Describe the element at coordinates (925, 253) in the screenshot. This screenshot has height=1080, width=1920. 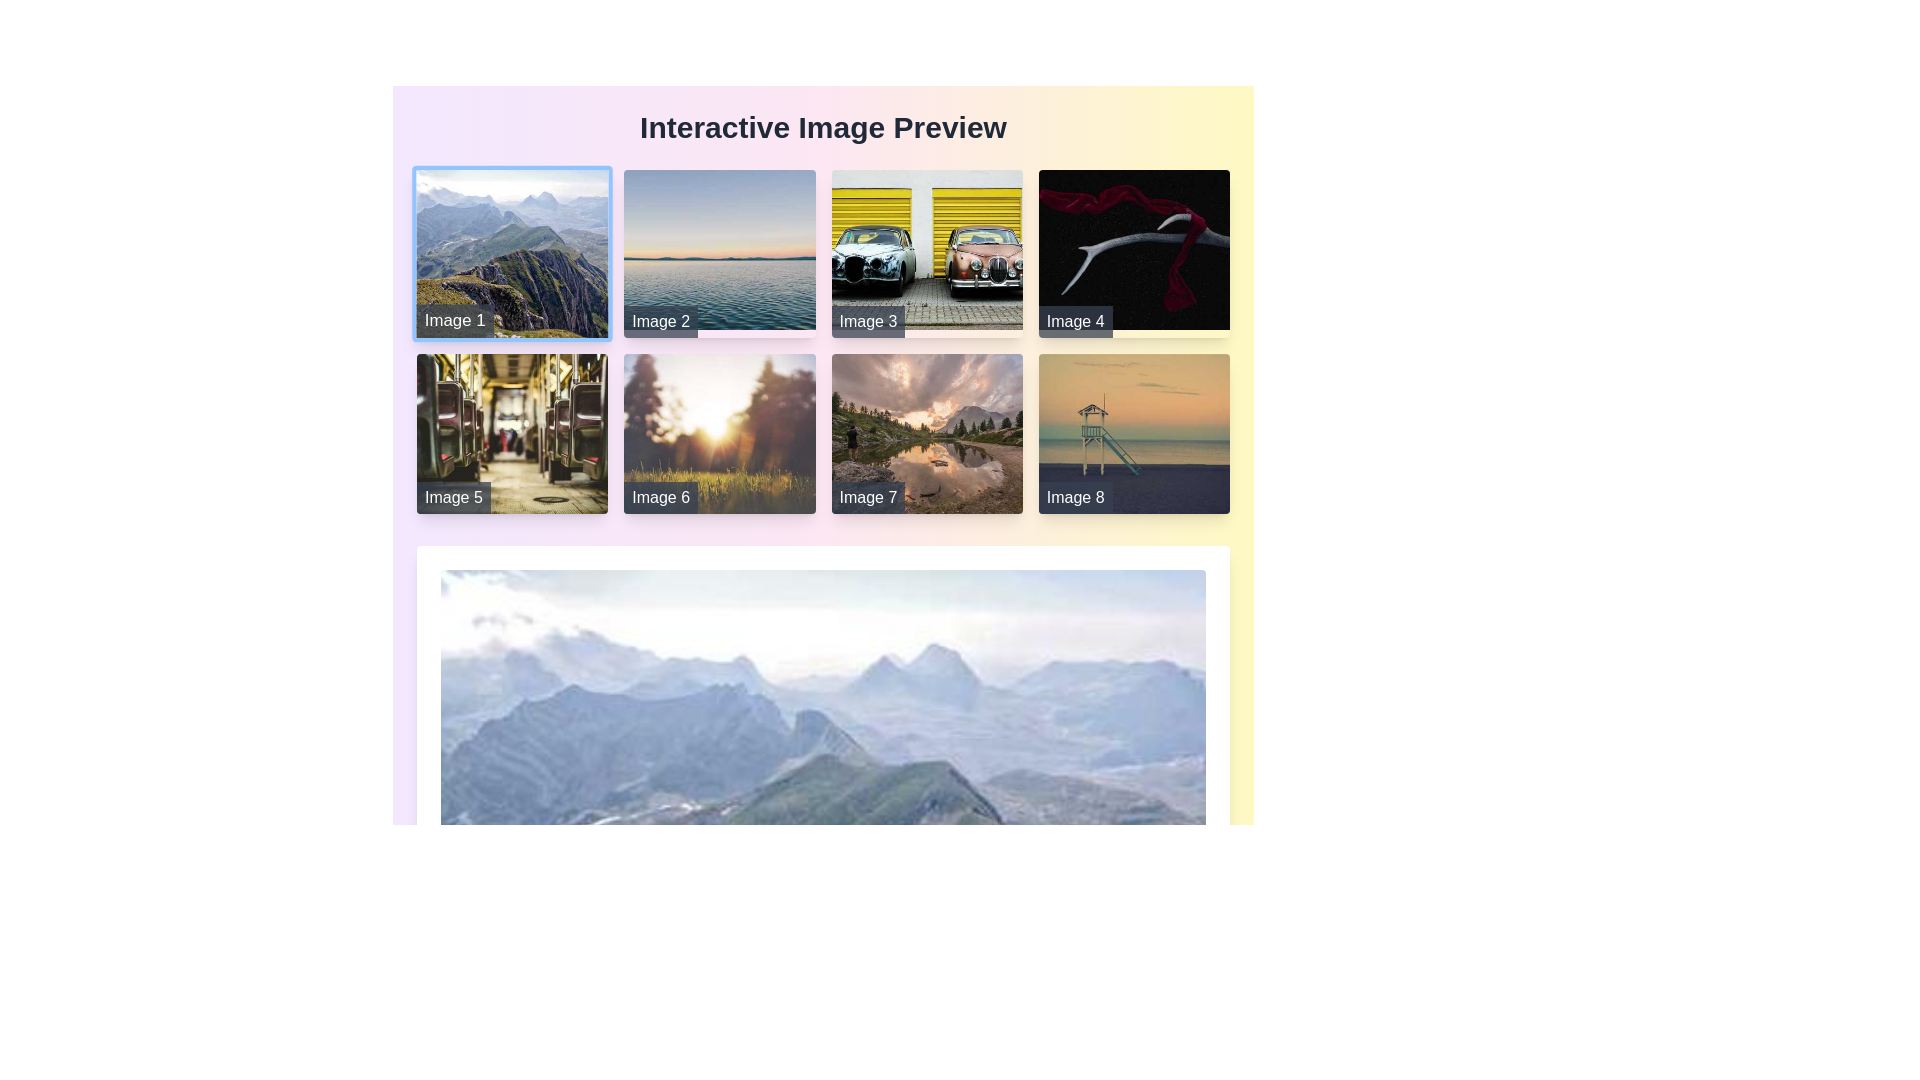
I see `the interactive image preview located in the top row, third column of the 4x2 grid` at that location.